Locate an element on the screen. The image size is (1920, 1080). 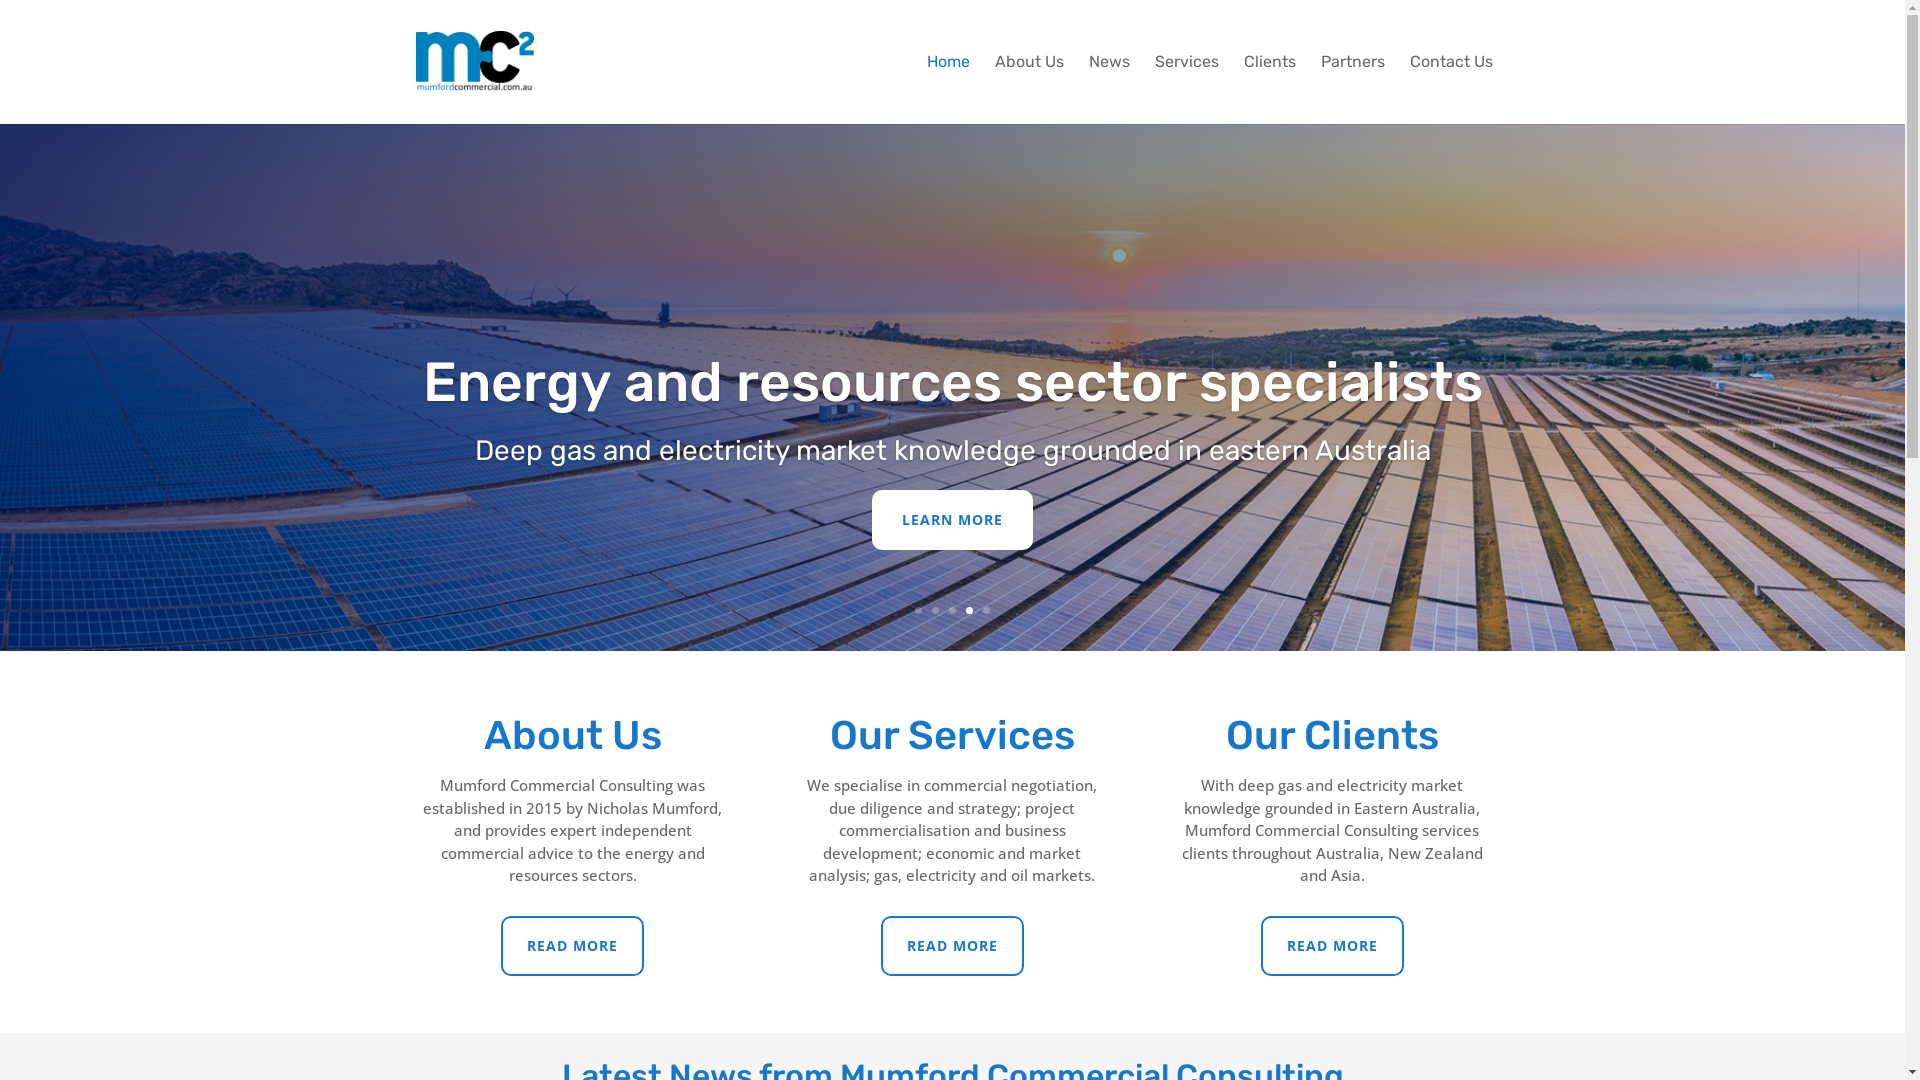
'2' is located at coordinates (930, 609).